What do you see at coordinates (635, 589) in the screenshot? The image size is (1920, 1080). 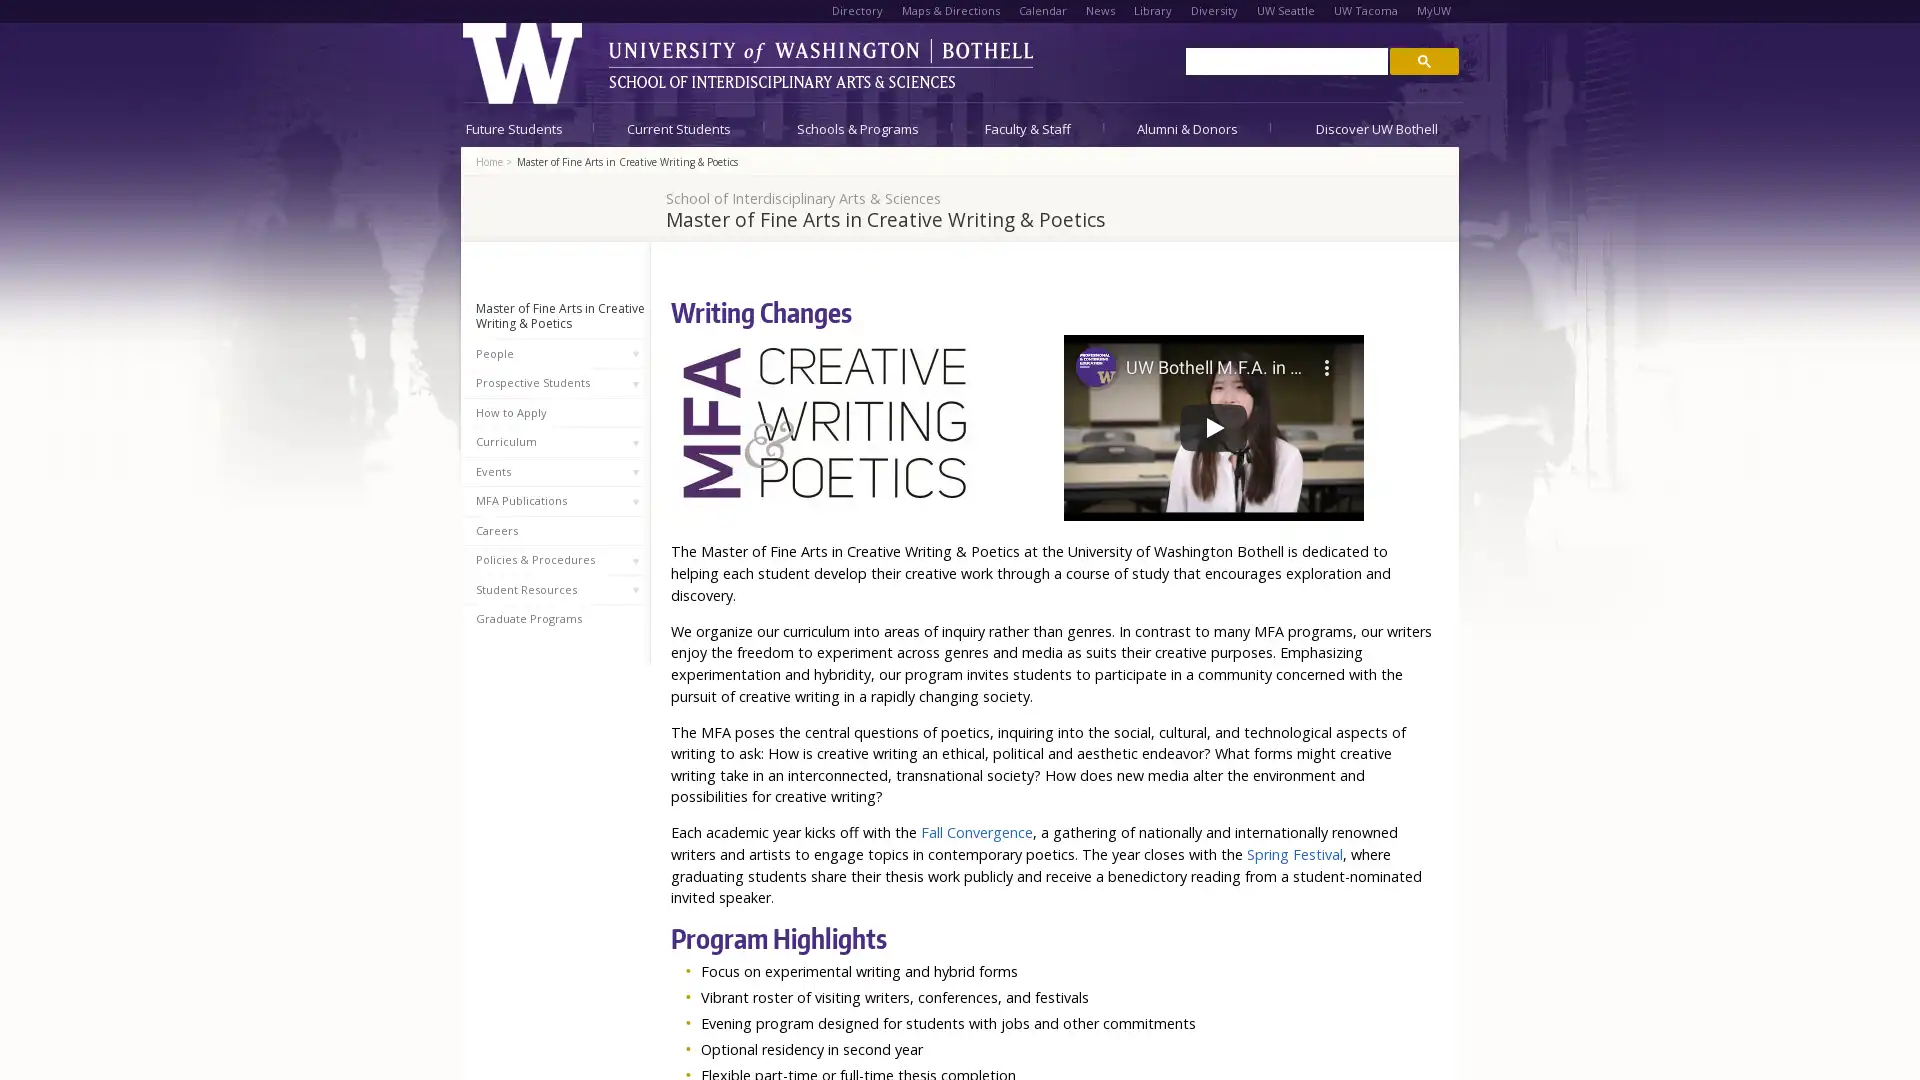 I see `Student Resources Submenu` at bounding box center [635, 589].